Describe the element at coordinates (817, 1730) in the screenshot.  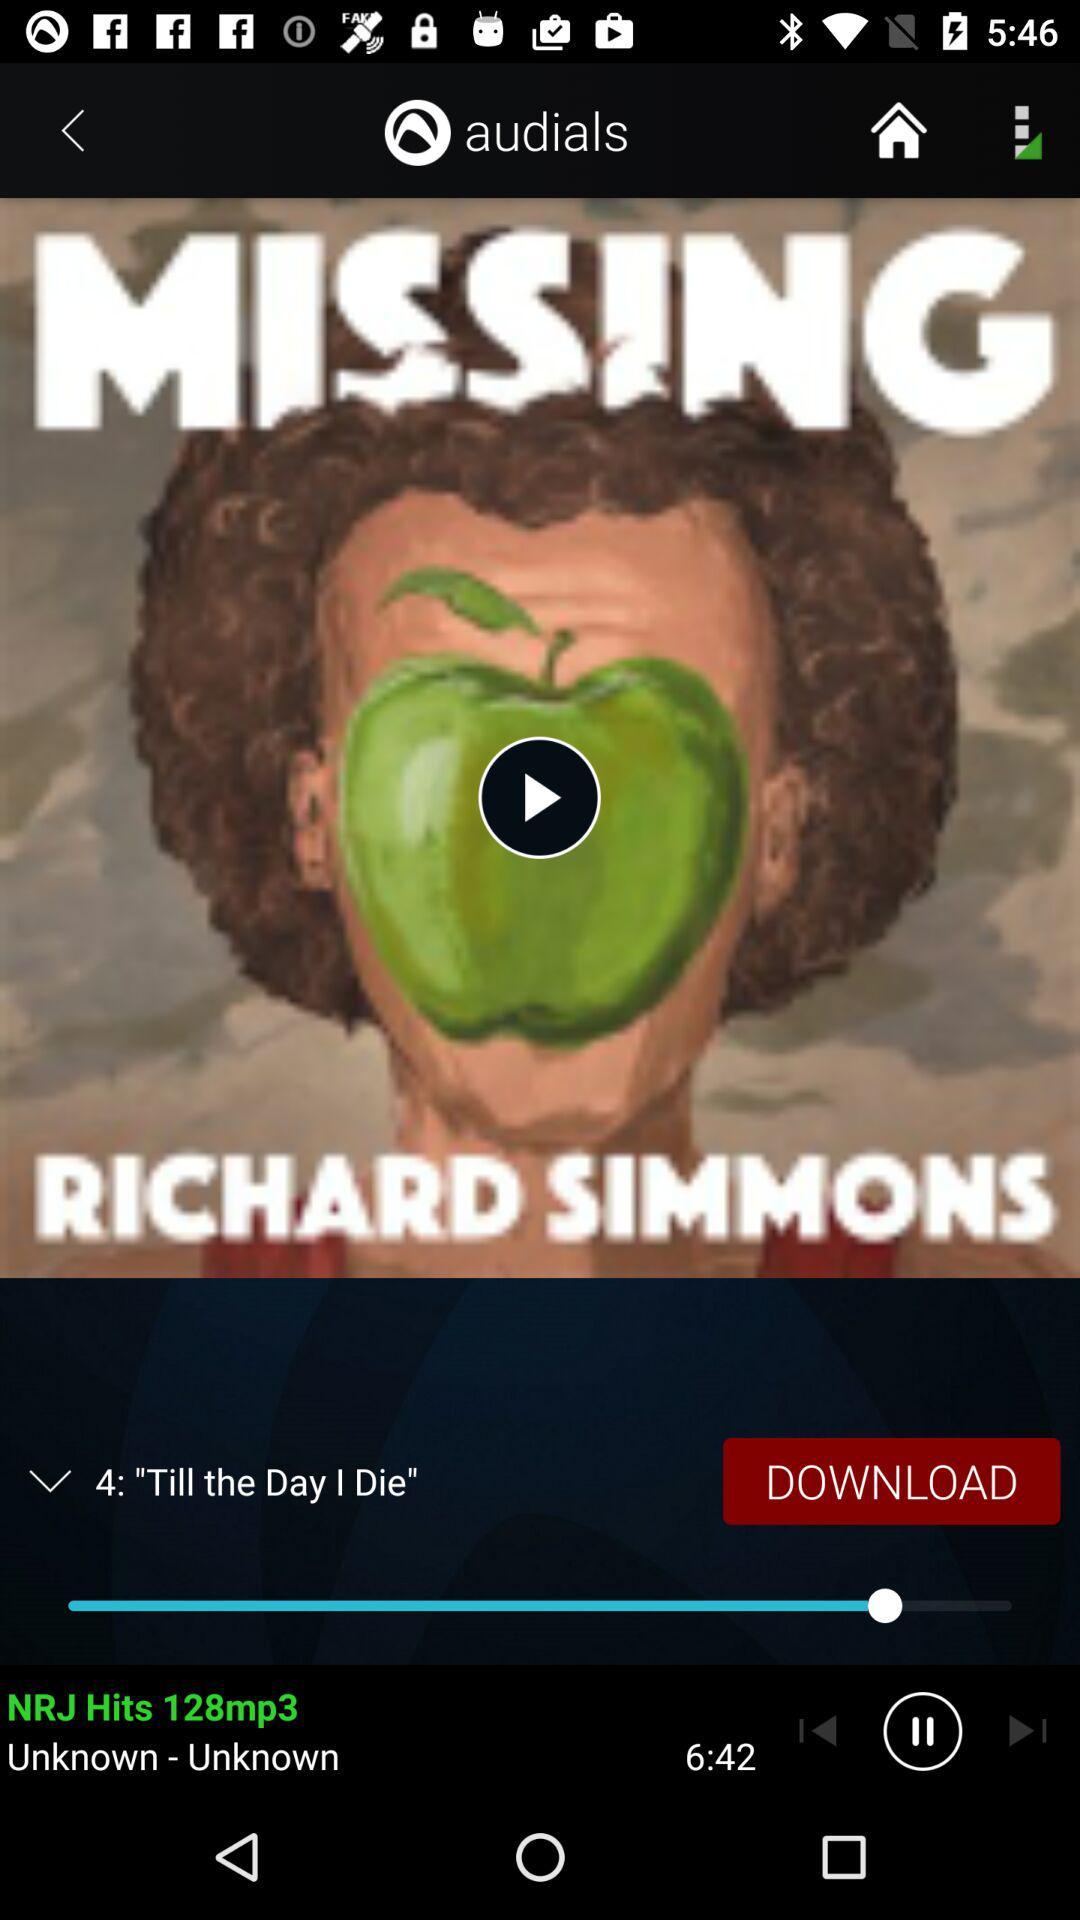
I see `go back` at that location.